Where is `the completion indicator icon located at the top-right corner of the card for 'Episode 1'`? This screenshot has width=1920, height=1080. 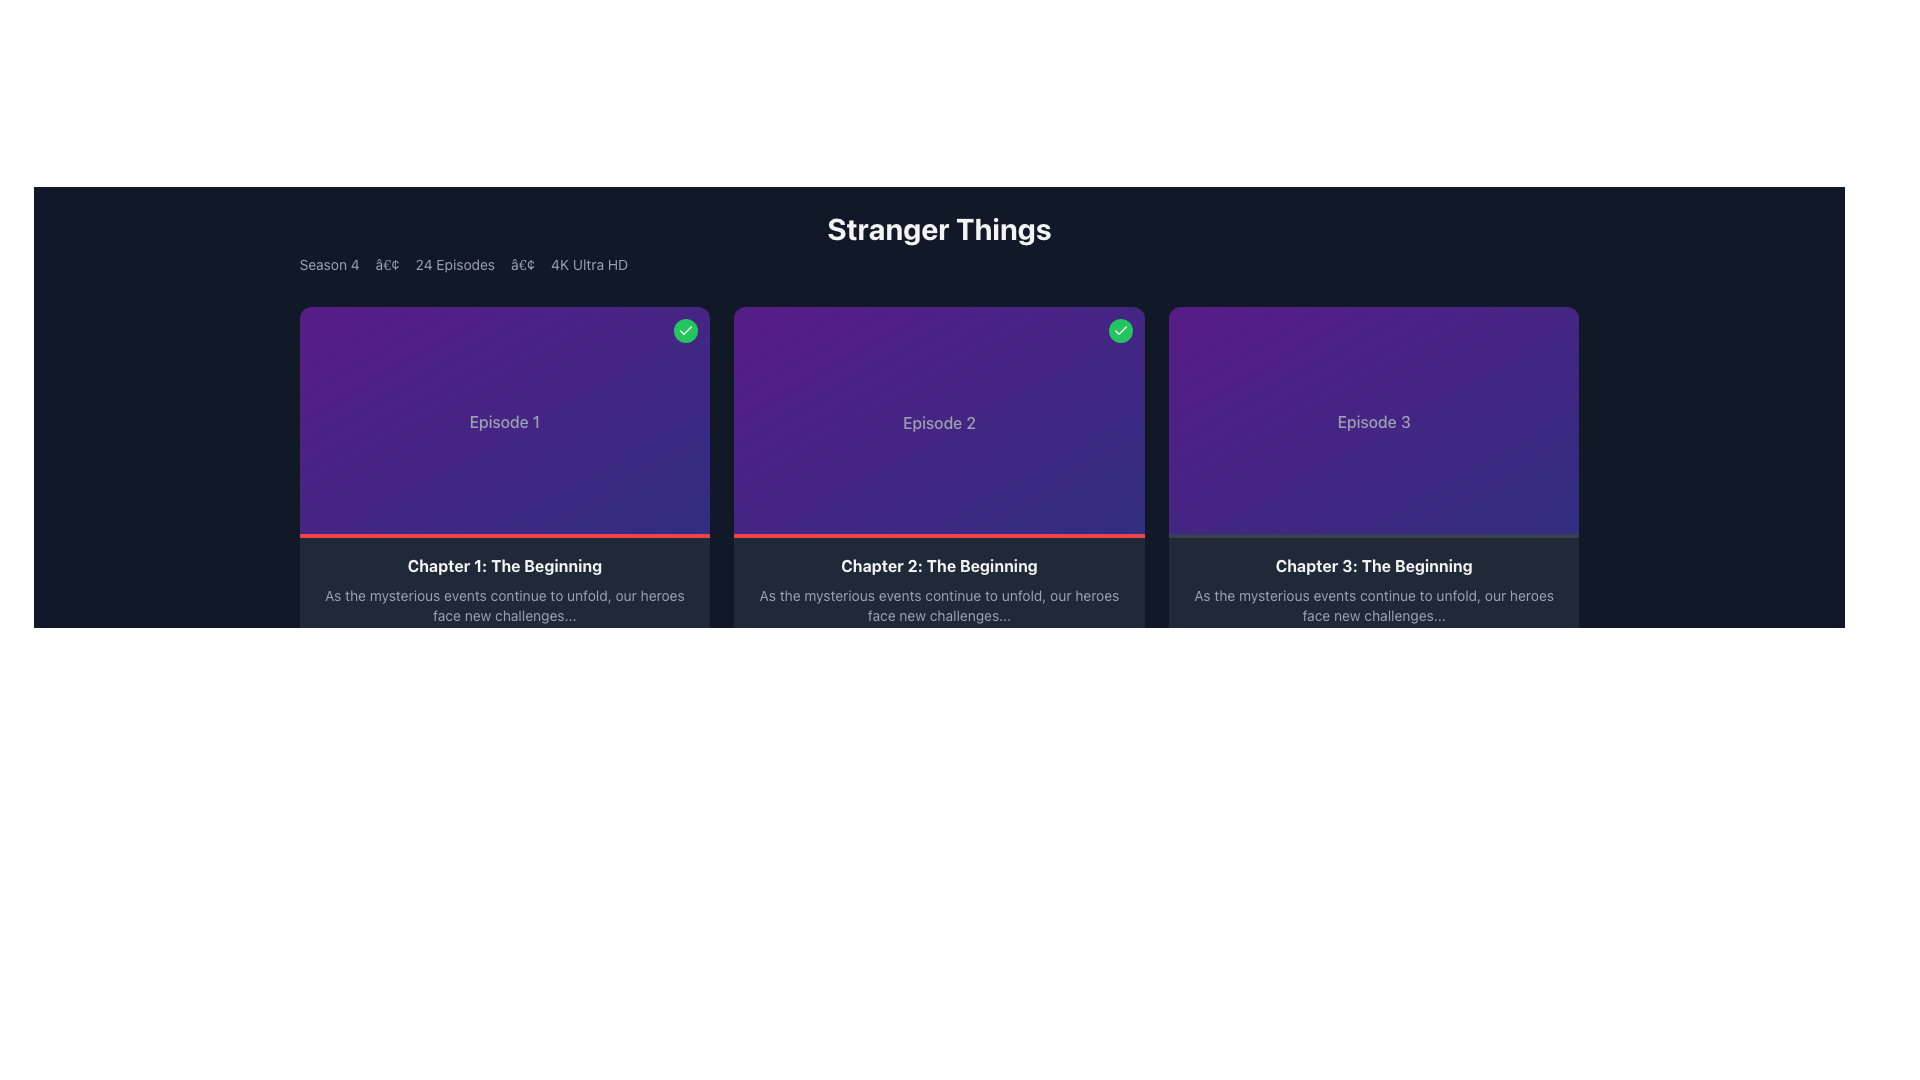 the completion indicator icon located at the top-right corner of the card for 'Episode 1' is located at coordinates (686, 330).